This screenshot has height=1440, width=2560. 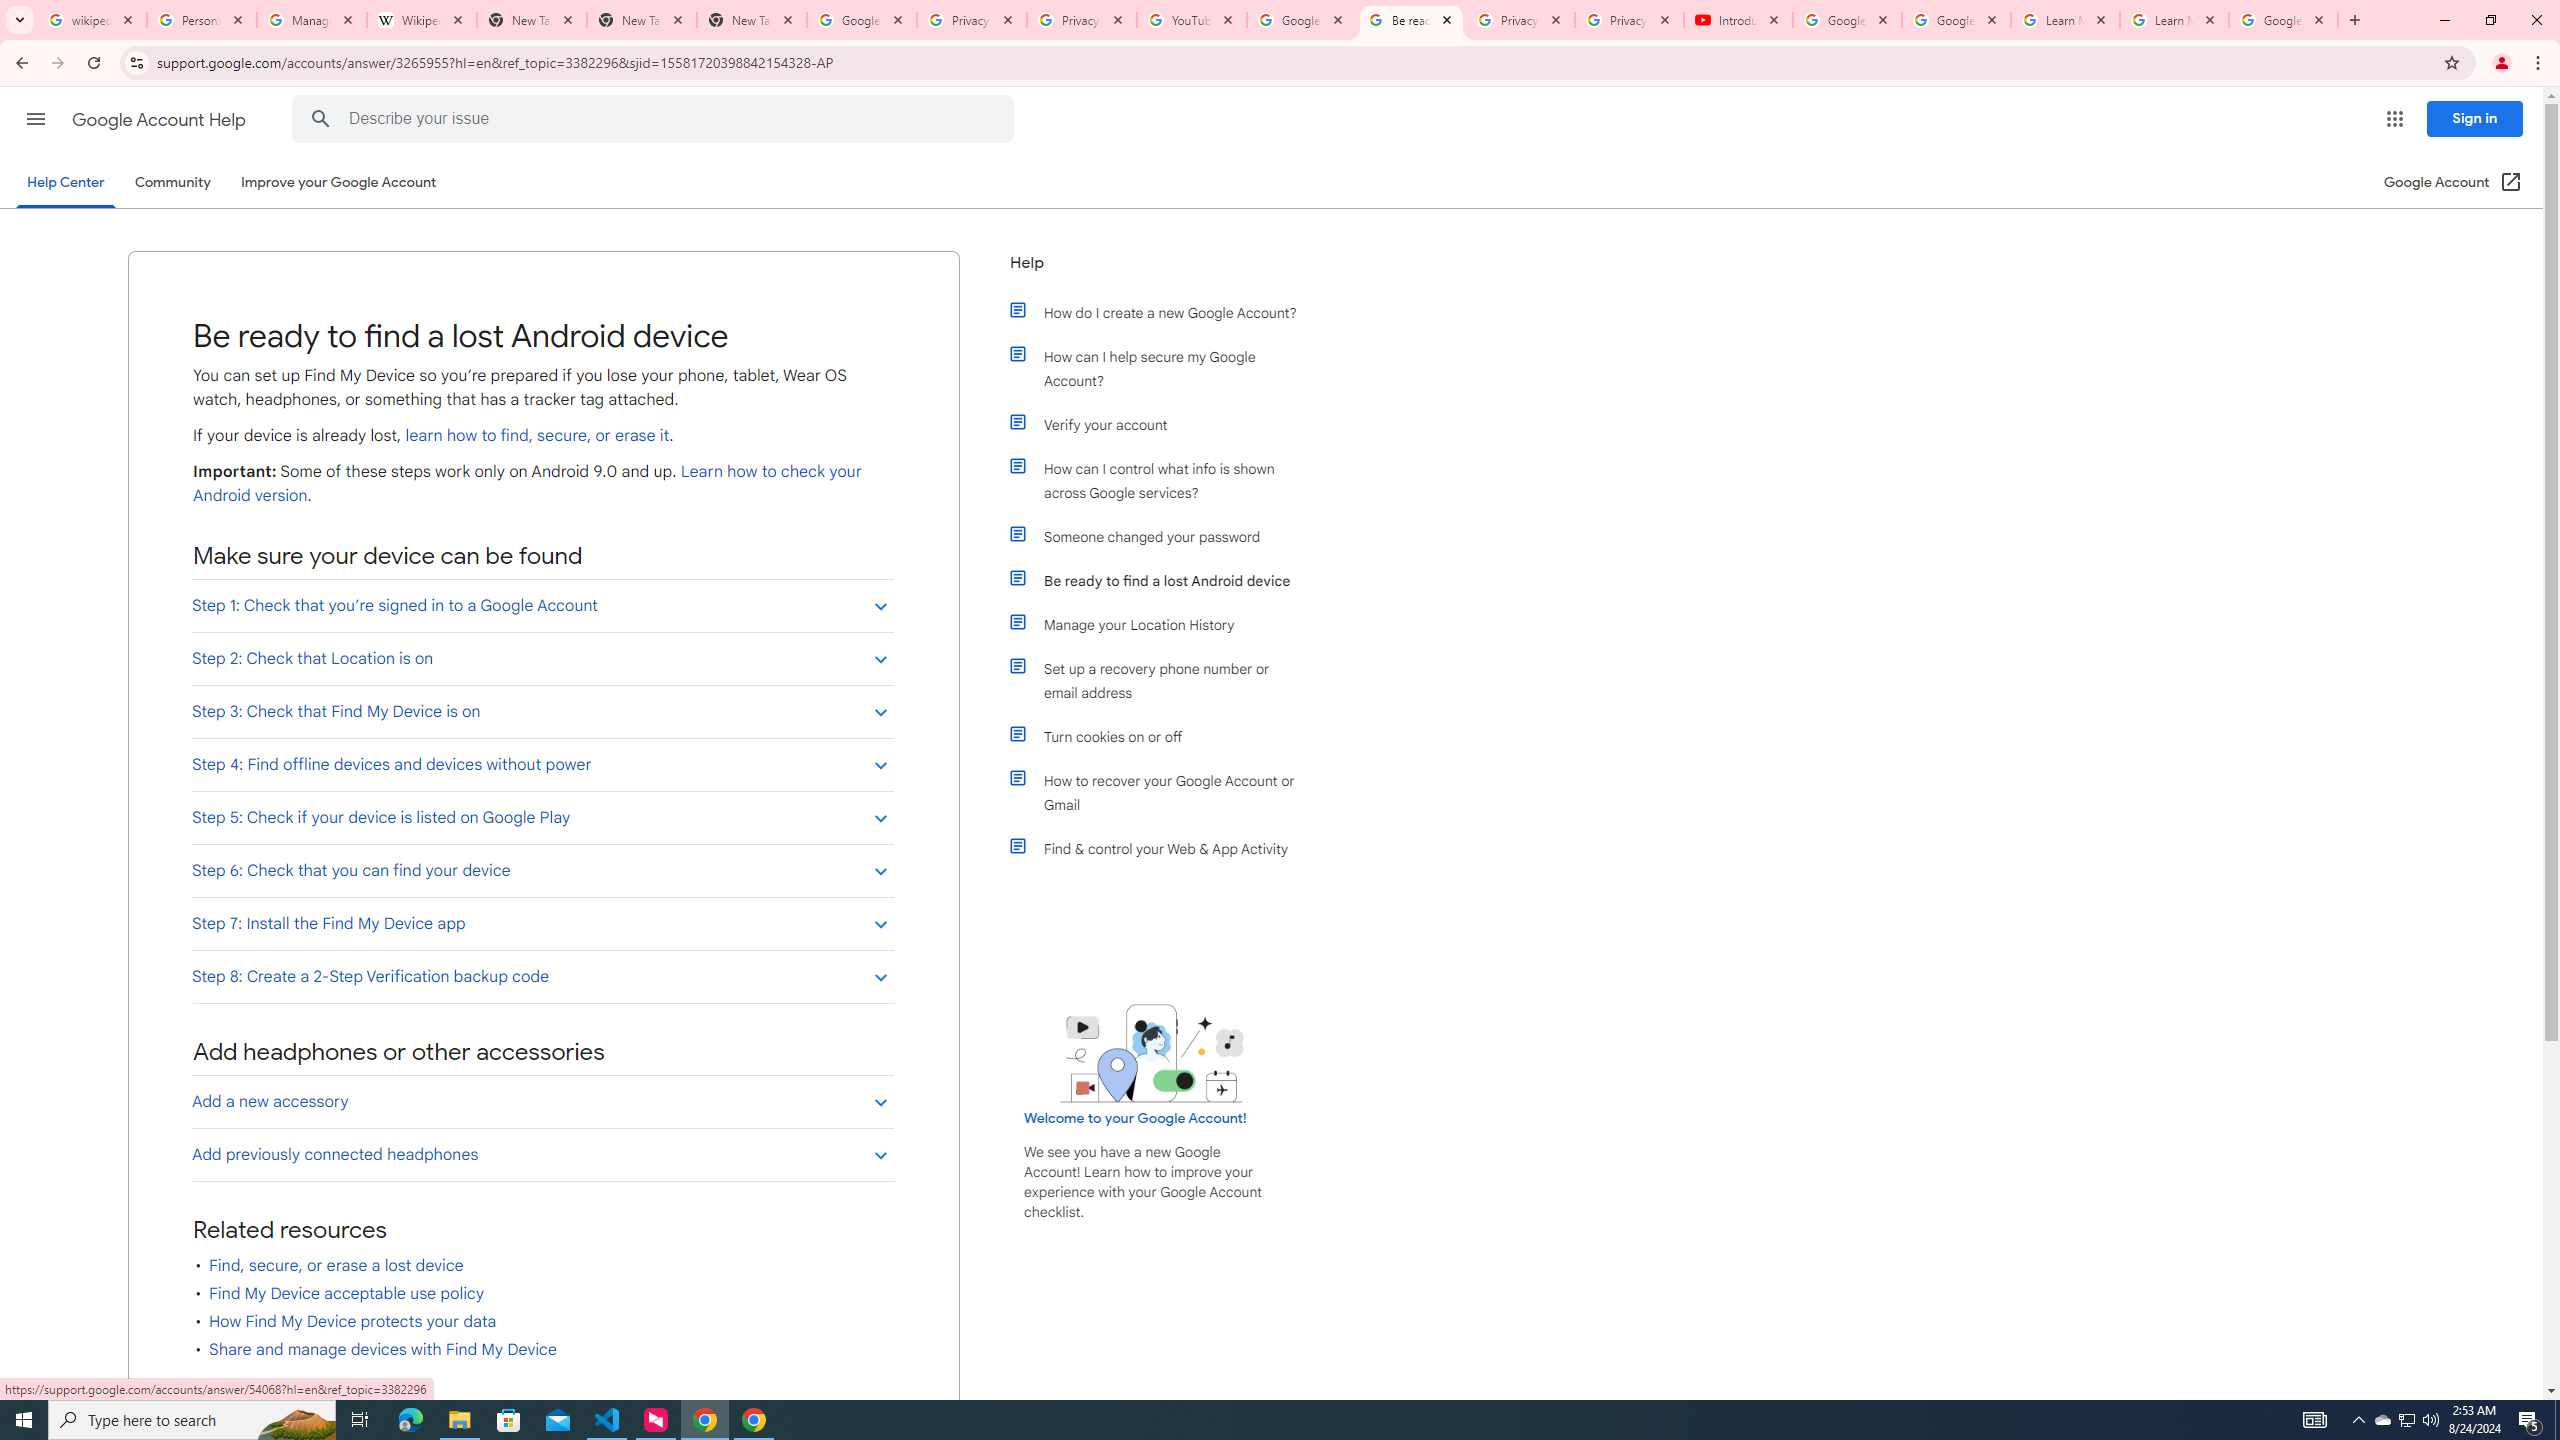 What do you see at coordinates (65, 181) in the screenshot?
I see `'Help Center'` at bounding box center [65, 181].